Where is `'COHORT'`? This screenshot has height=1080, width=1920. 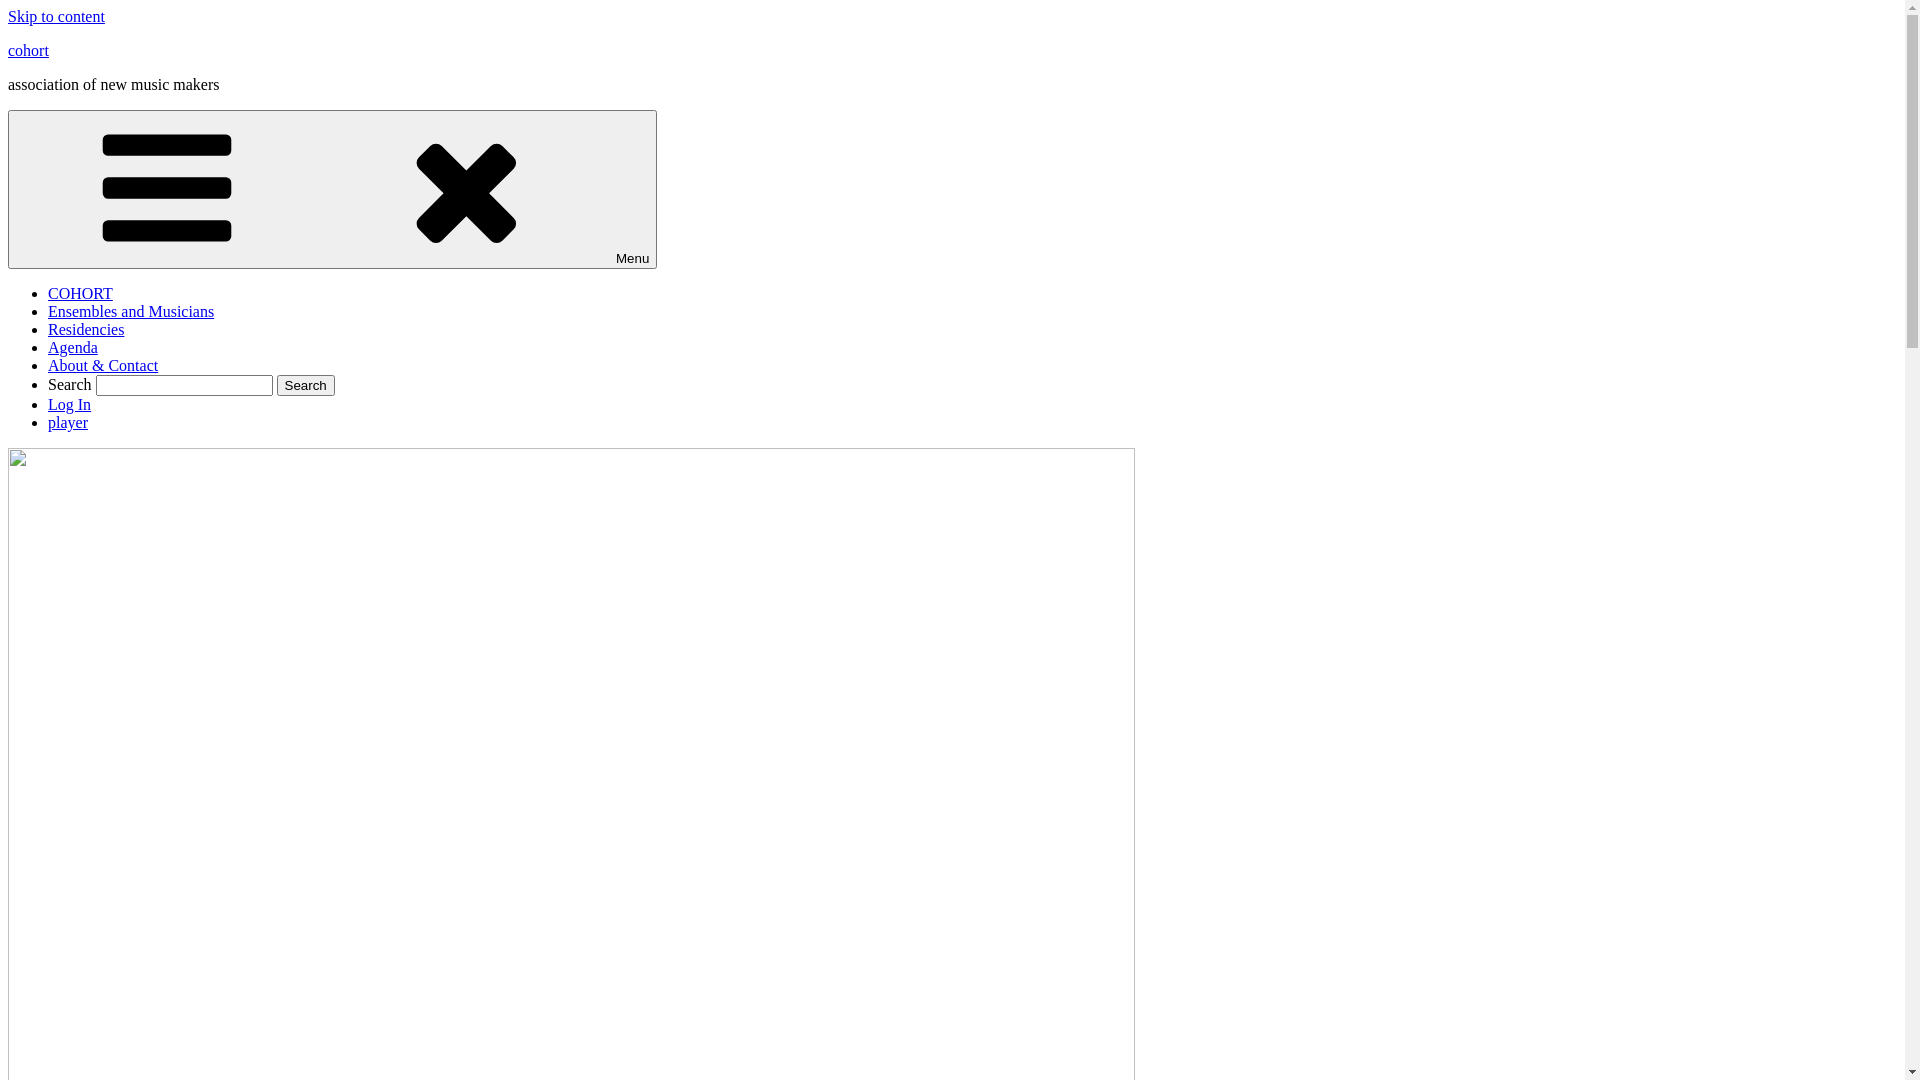
'COHORT' is located at coordinates (80, 293).